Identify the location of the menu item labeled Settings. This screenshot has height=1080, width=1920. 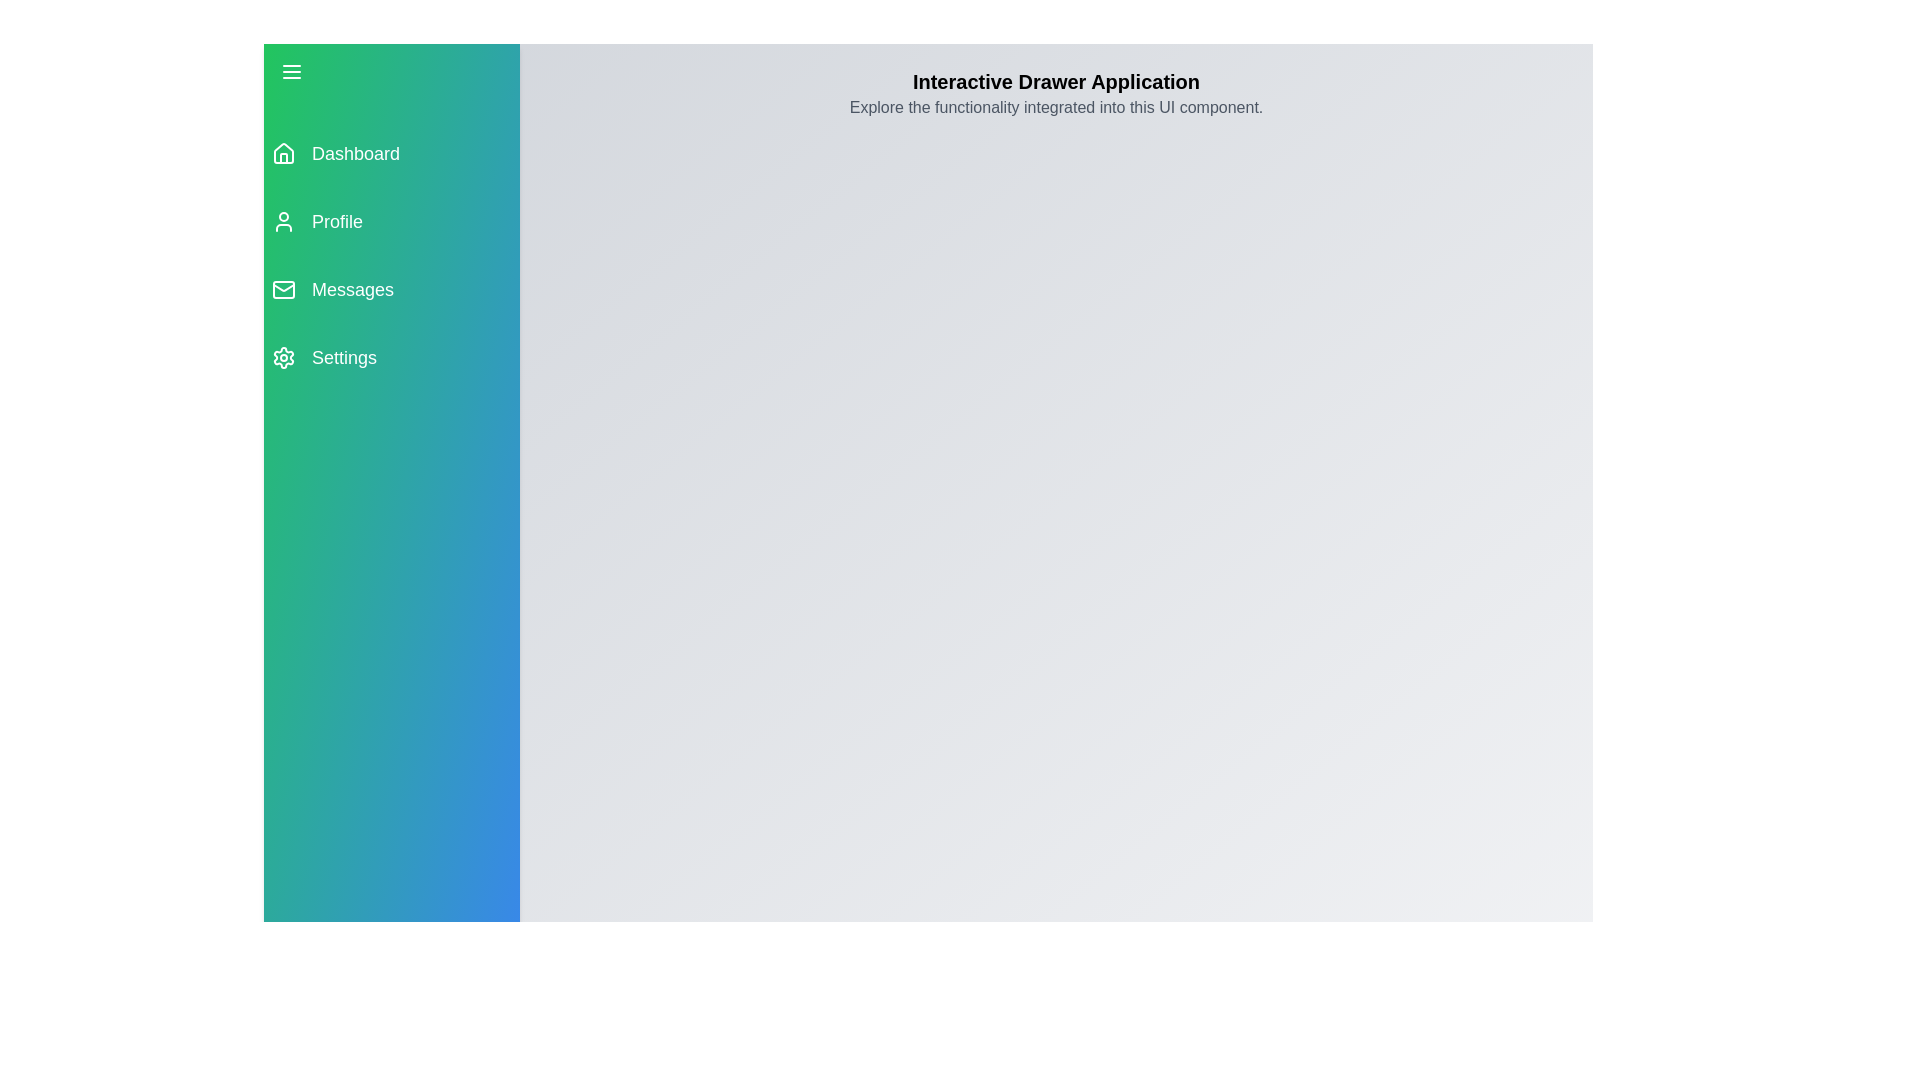
(392, 357).